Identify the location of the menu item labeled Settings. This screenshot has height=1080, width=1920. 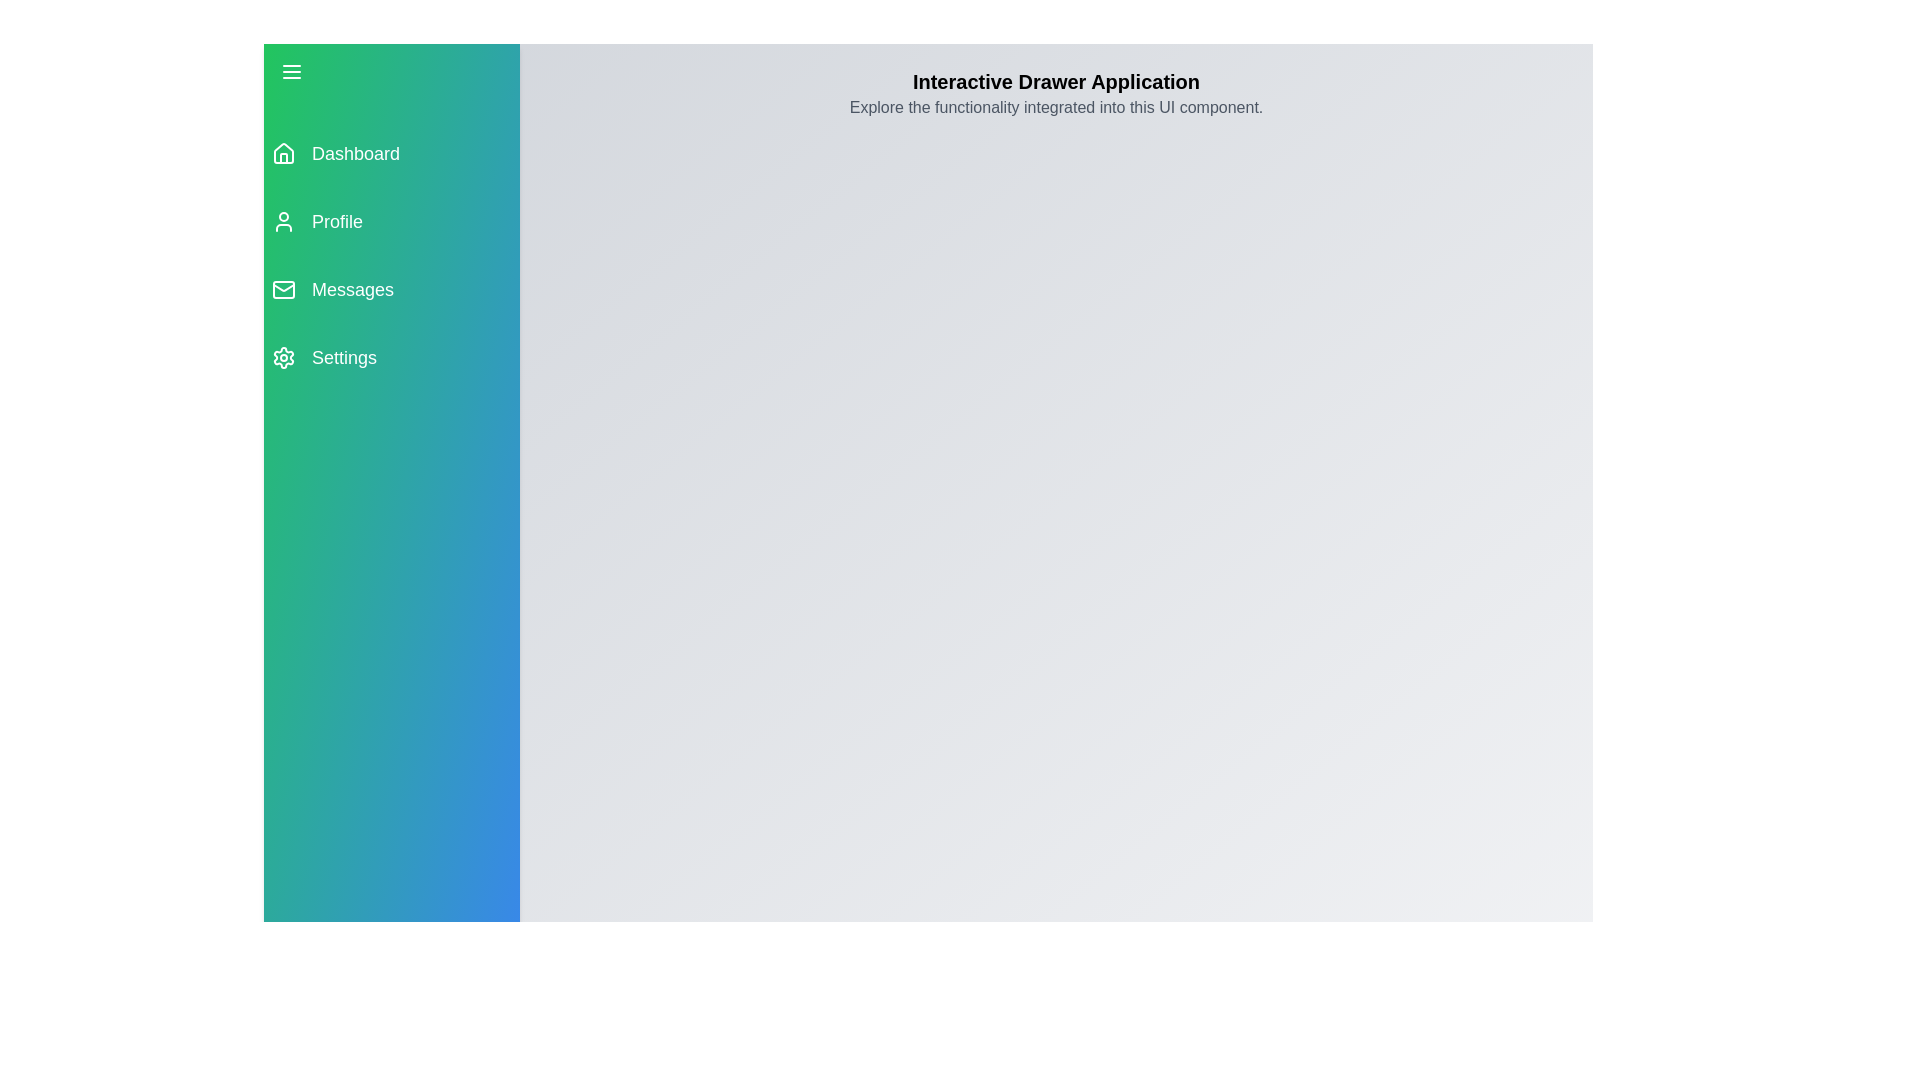
(392, 357).